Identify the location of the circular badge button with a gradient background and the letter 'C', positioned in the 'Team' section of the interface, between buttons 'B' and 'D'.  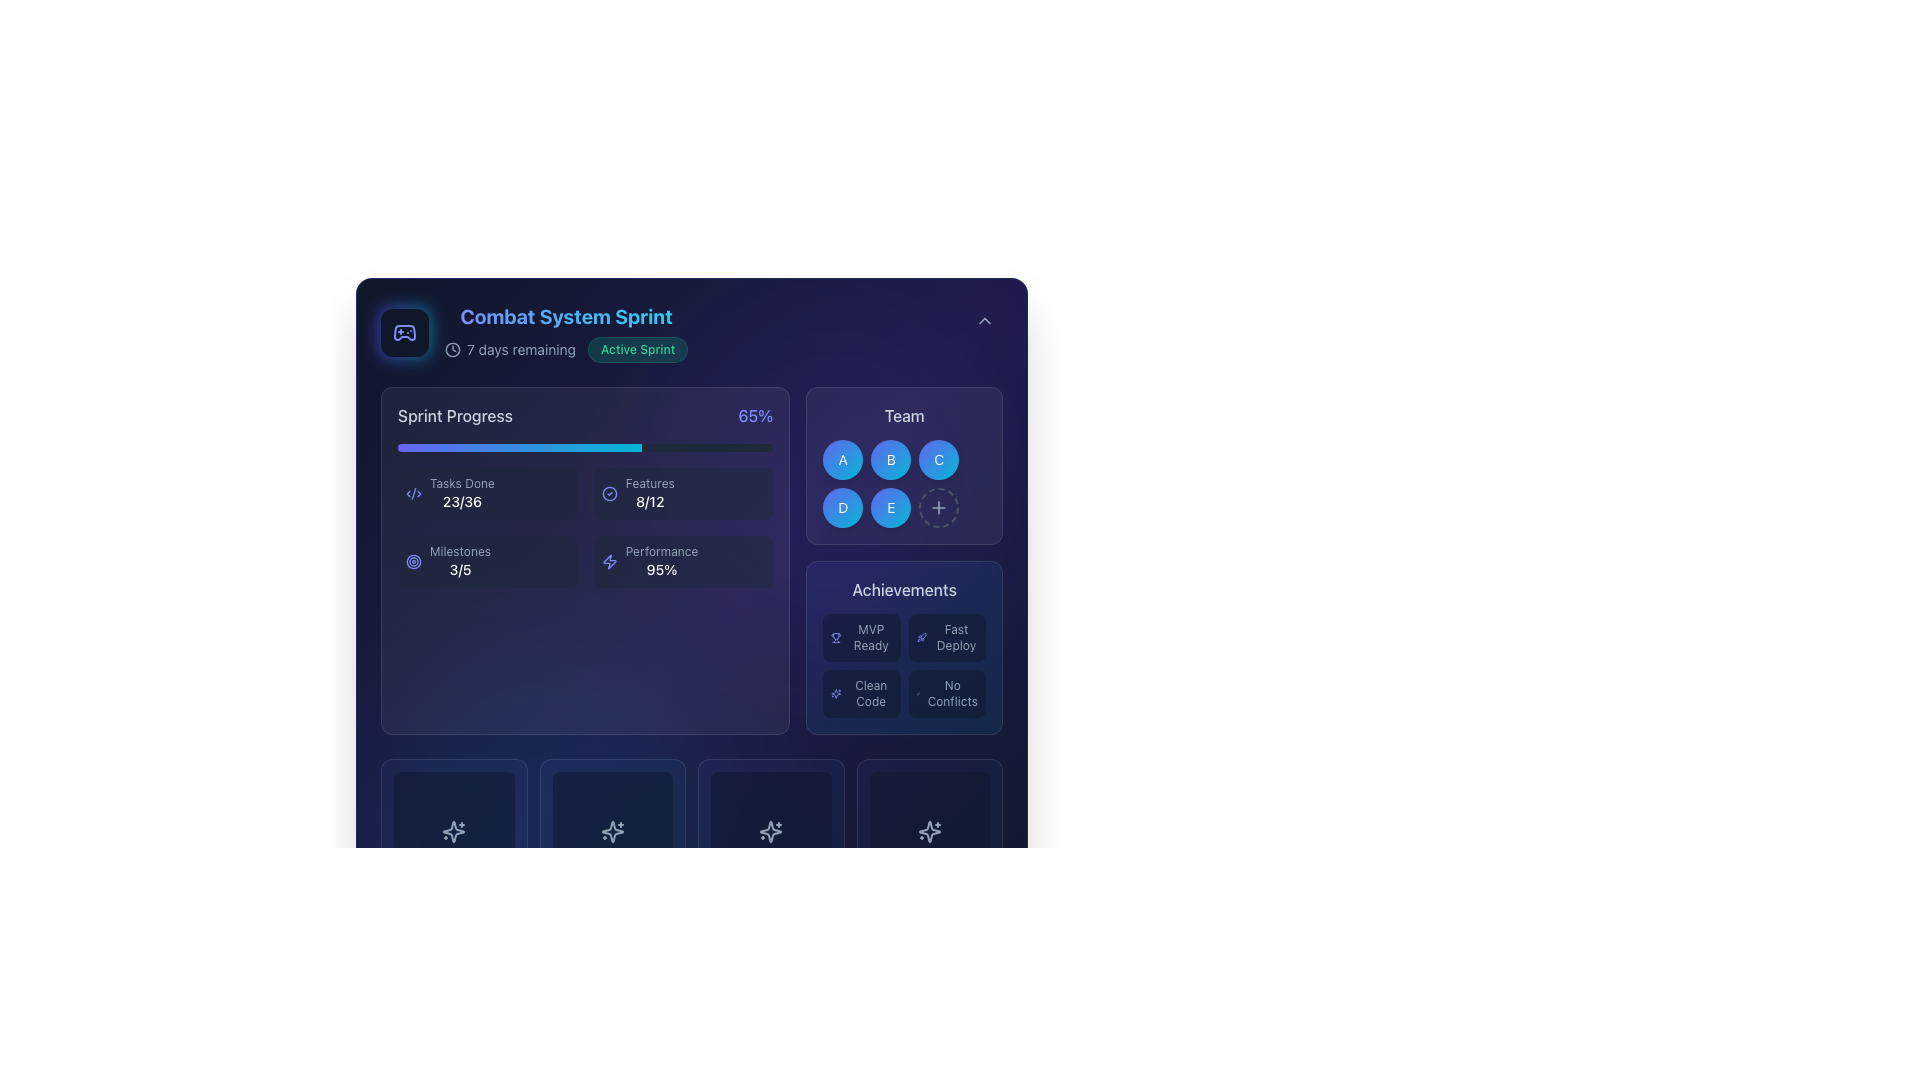
(938, 459).